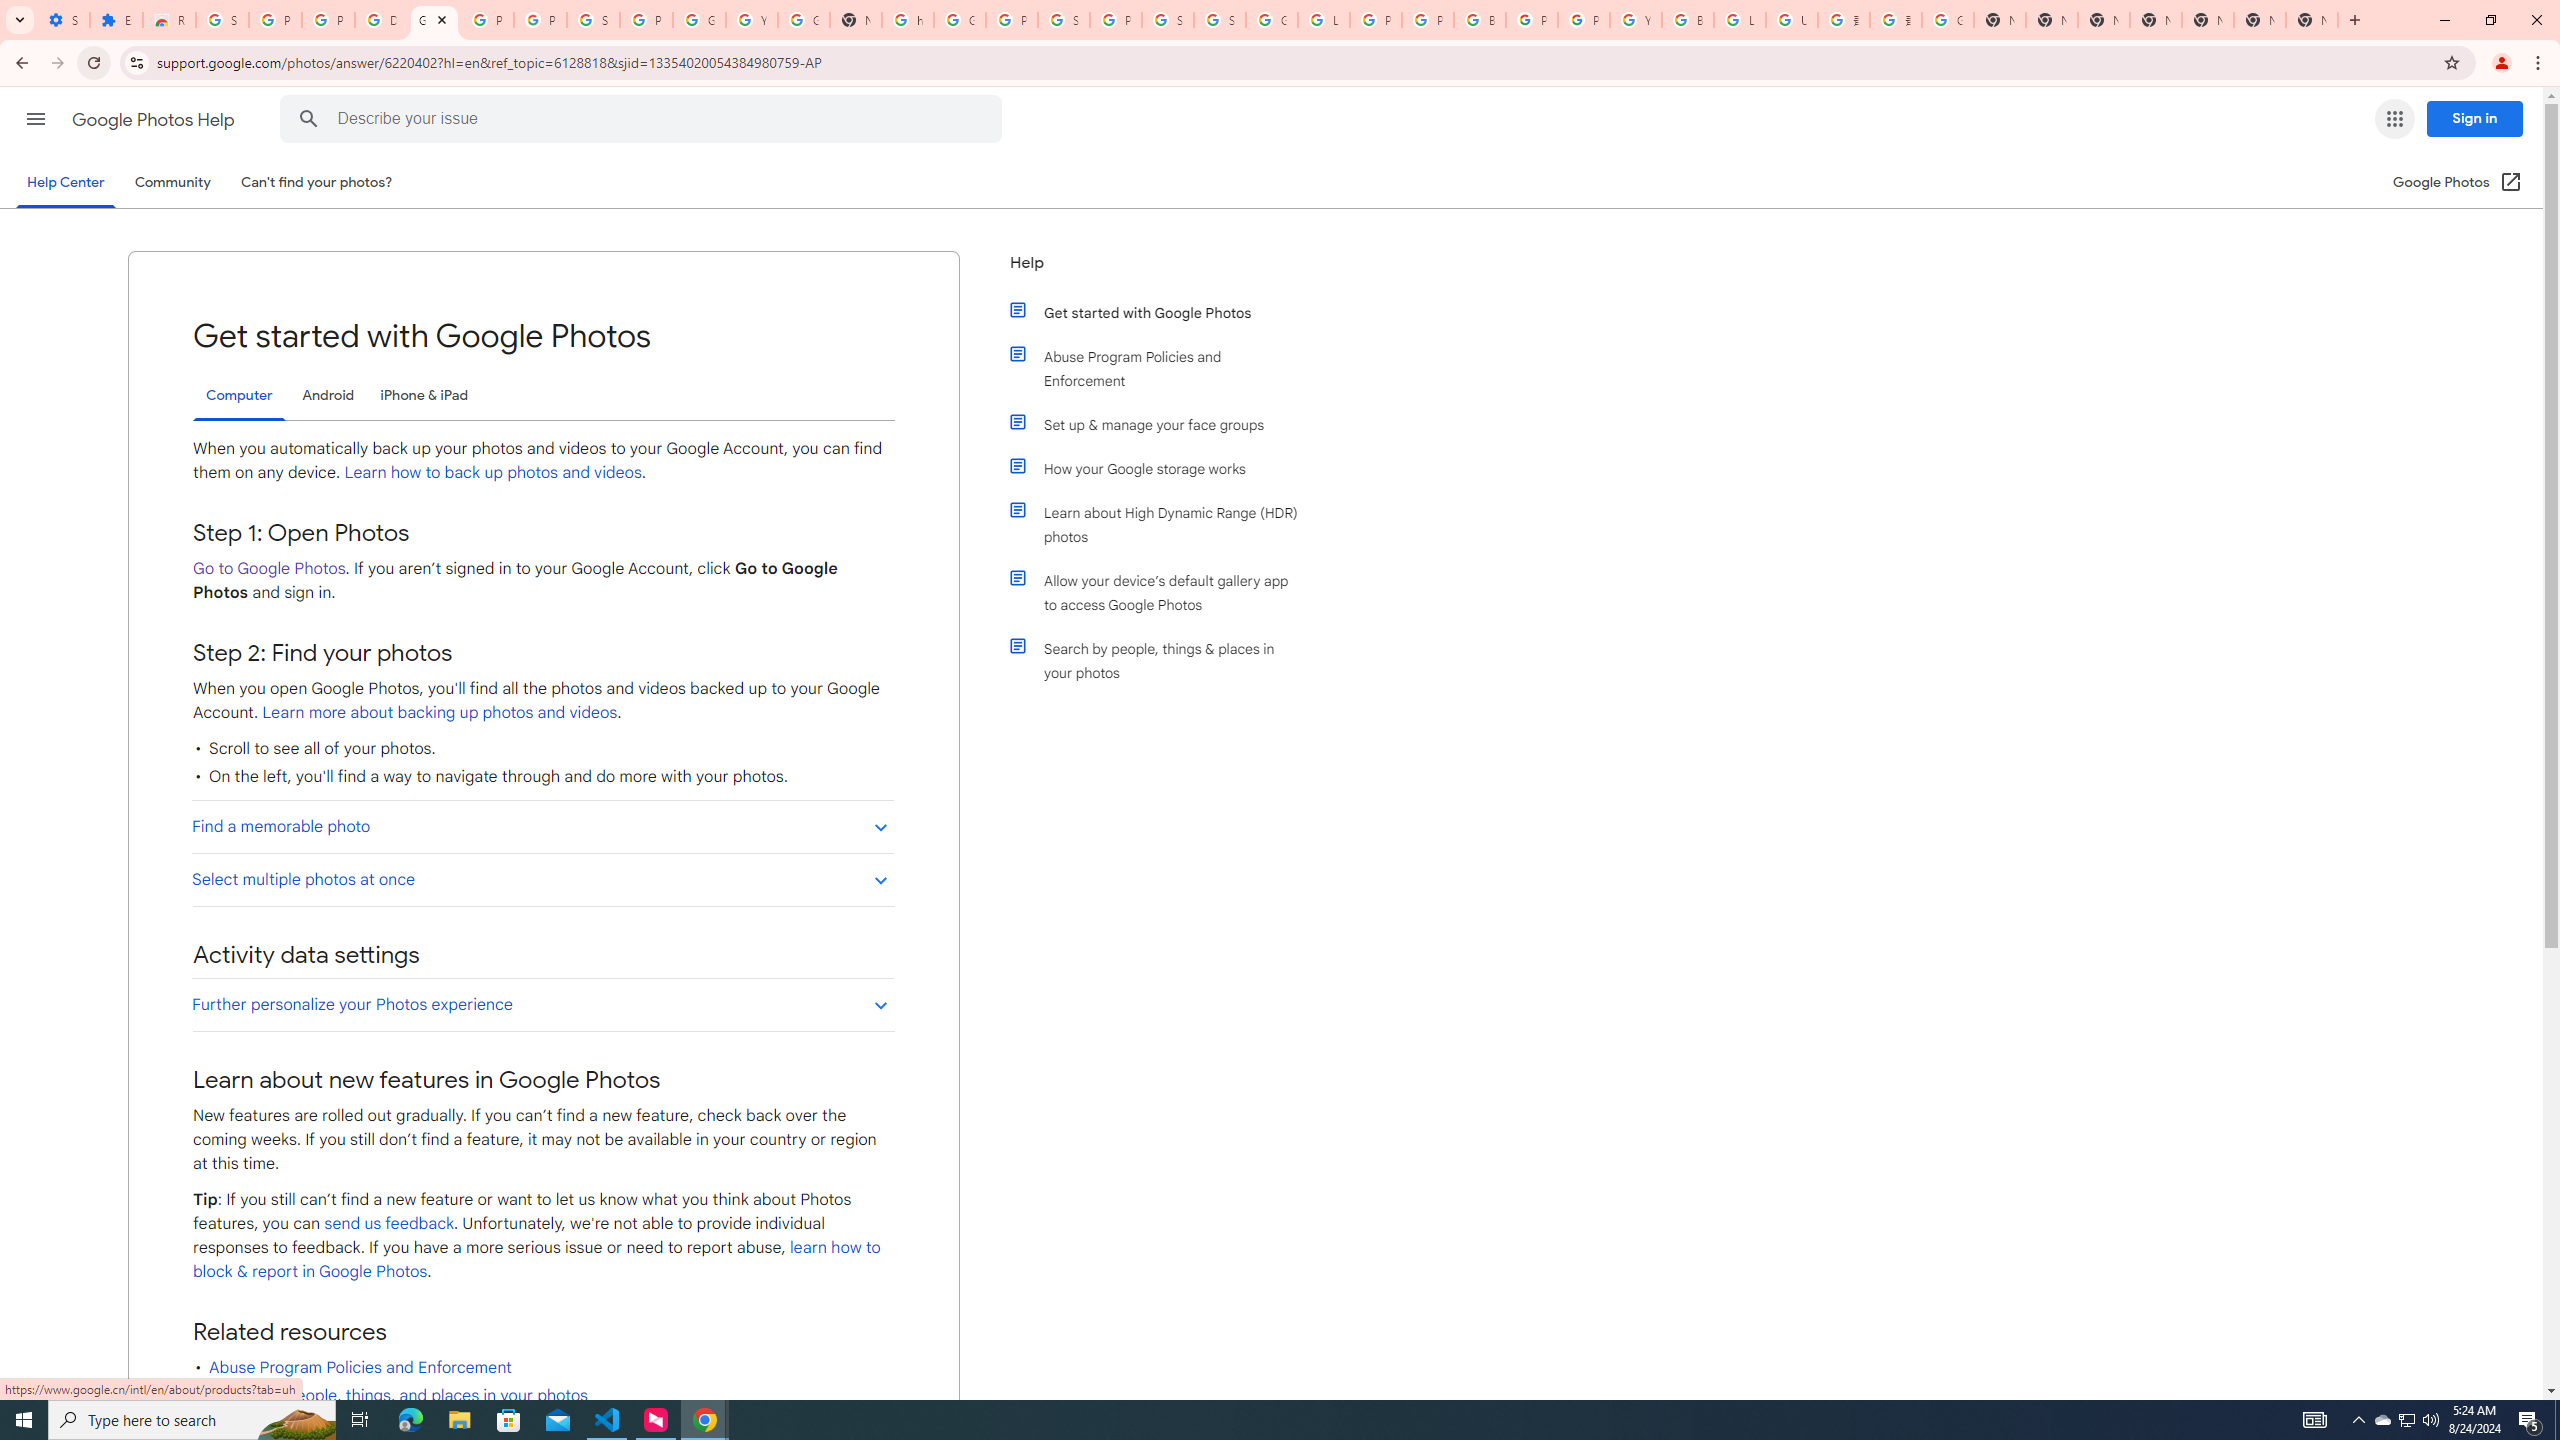  What do you see at coordinates (34, 118) in the screenshot?
I see `'Main menu'` at bounding box center [34, 118].